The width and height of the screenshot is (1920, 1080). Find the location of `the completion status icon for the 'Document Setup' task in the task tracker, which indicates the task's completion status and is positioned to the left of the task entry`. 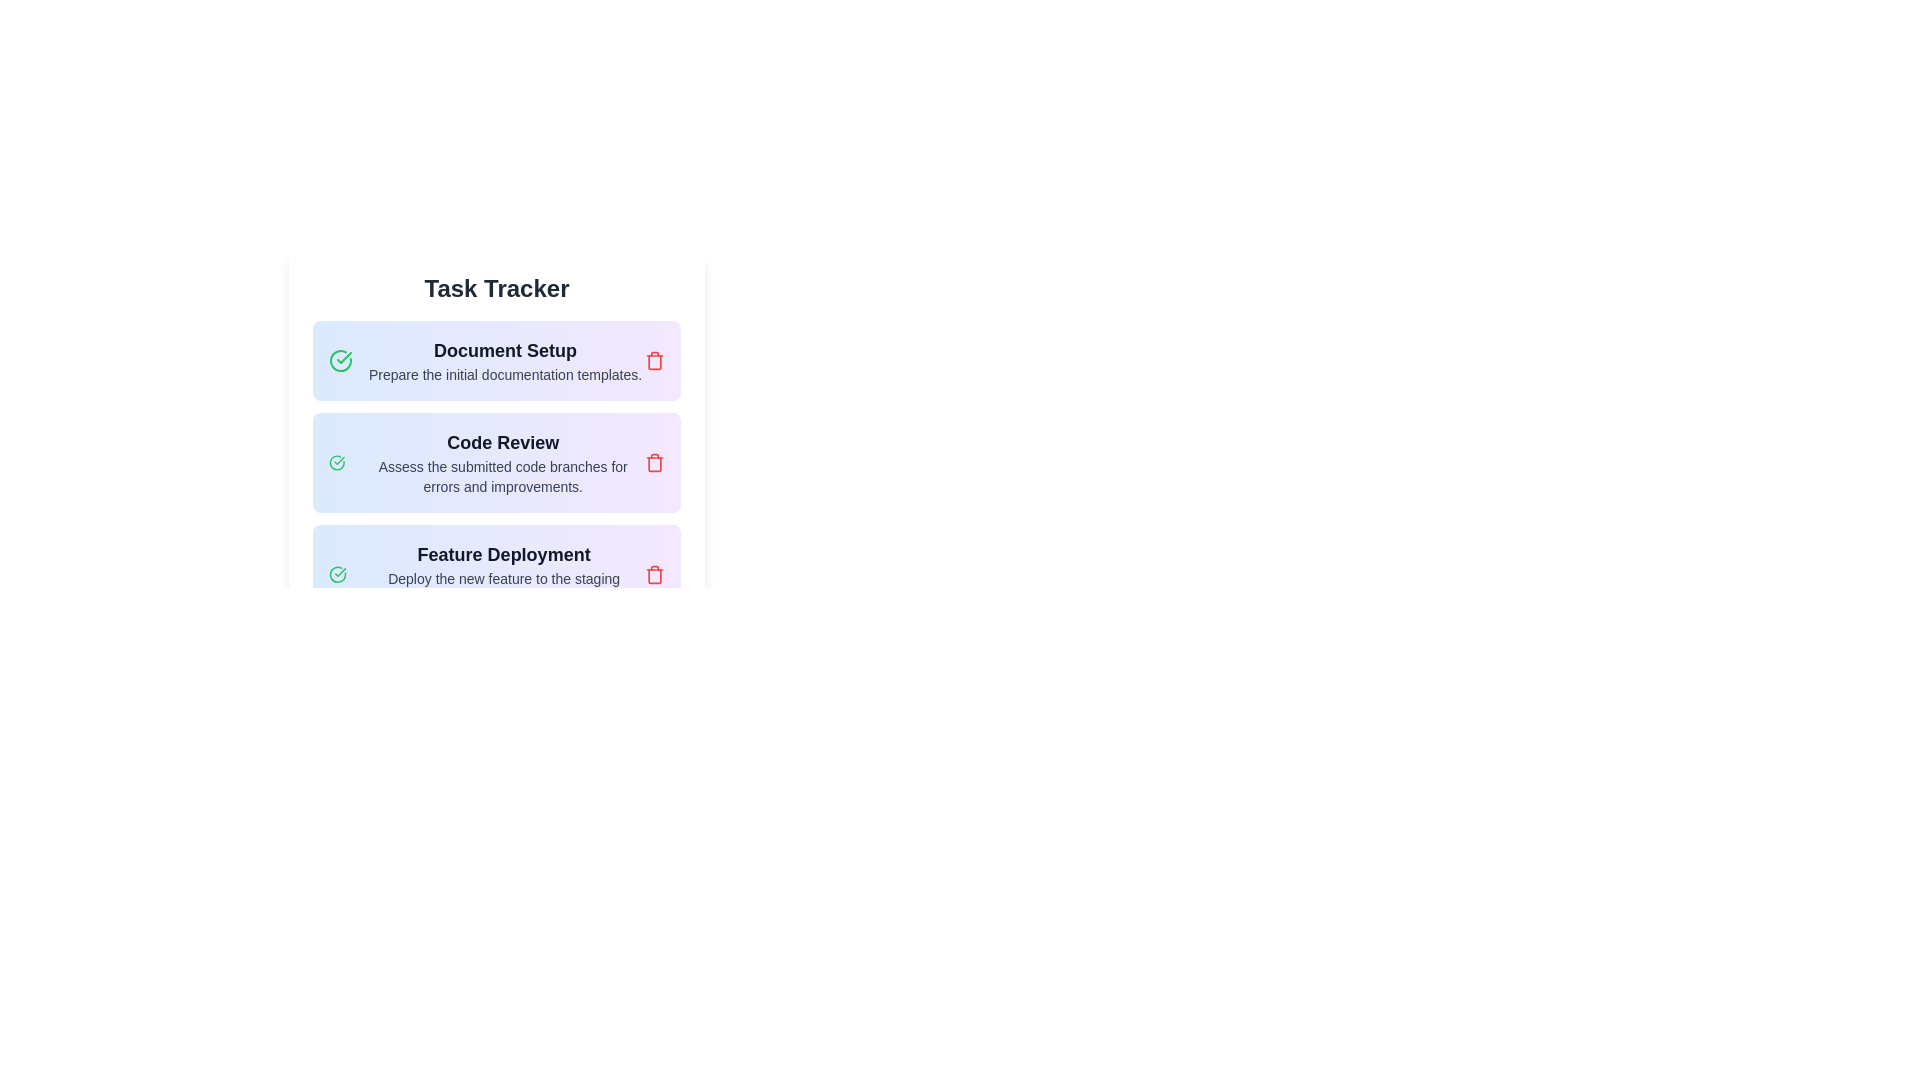

the completion status icon for the 'Document Setup' task in the task tracker, which indicates the task's completion status and is positioned to the left of the task entry is located at coordinates (340, 361).